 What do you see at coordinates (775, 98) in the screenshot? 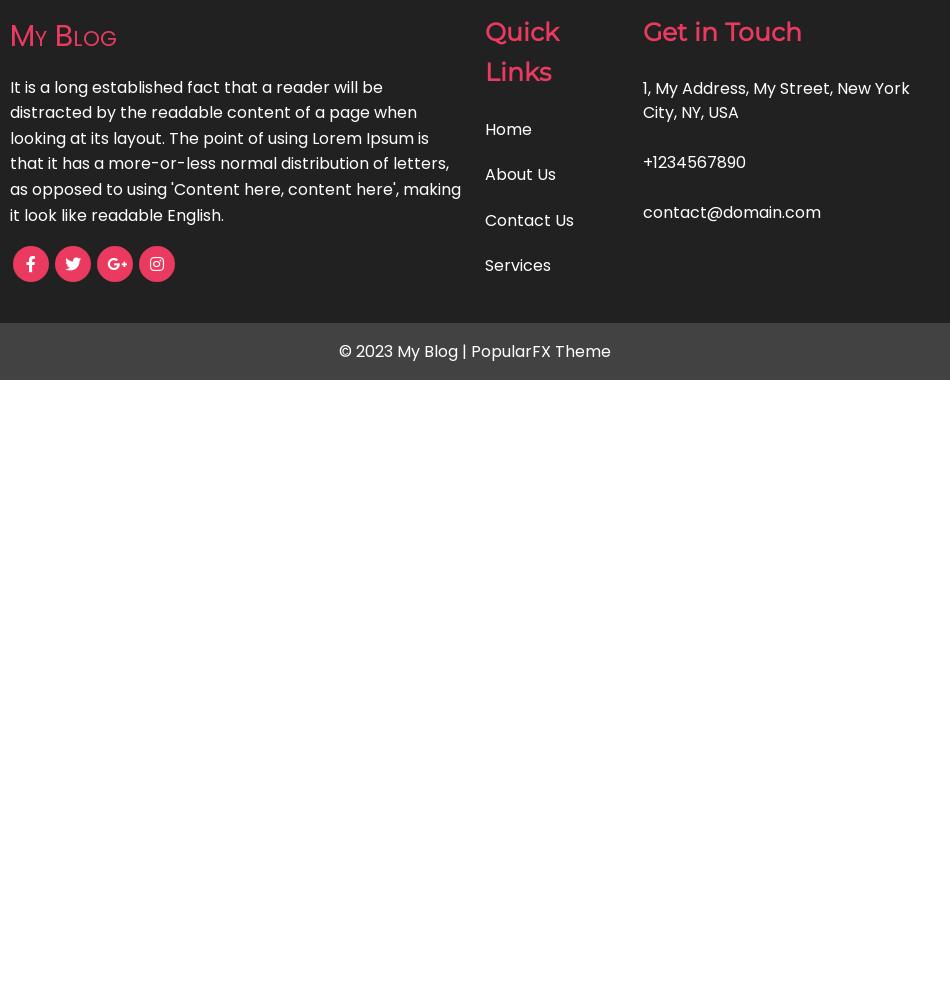
I see `'1, My Address, My Street, New York City, NY, USA'` at bounding box center [775, 98].